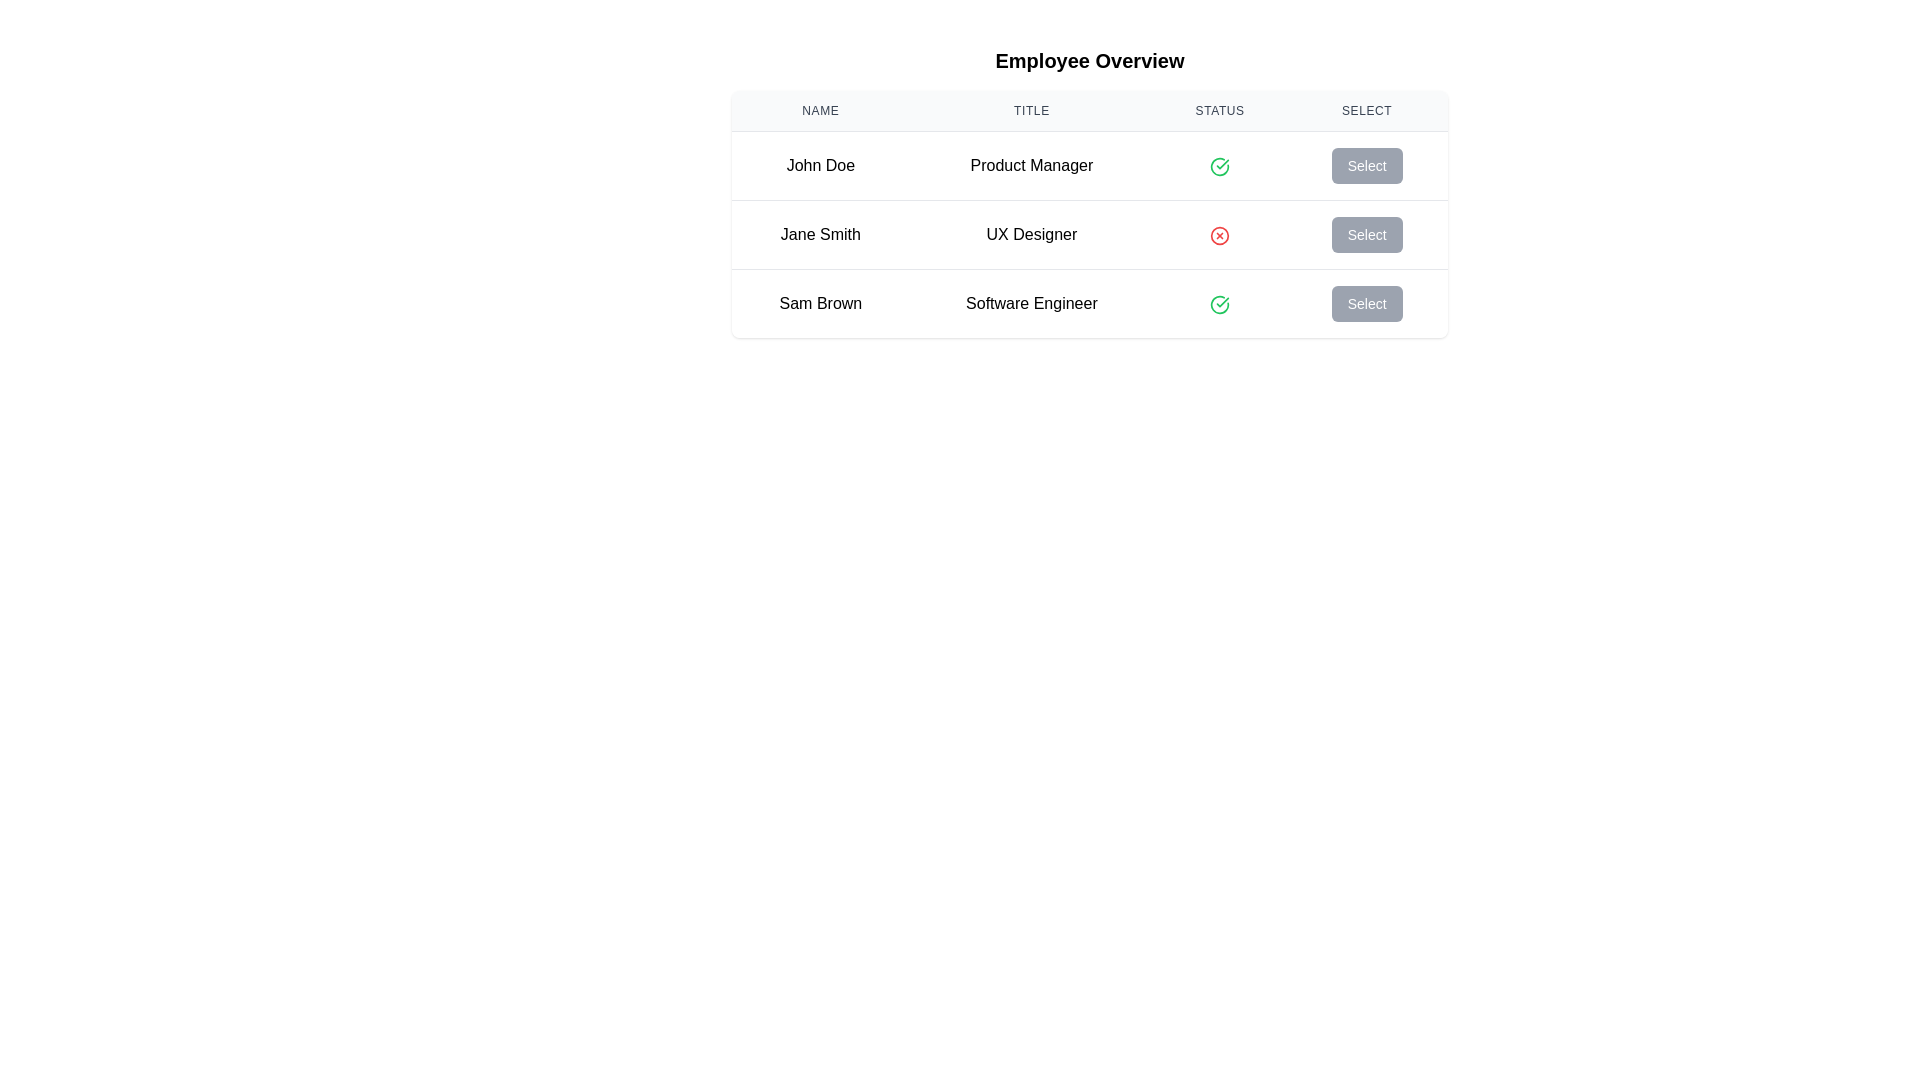  I want to click on the Decorative status indicator, which is the circular outer part of the icon under the 'STATUS' column for user 'Jane Smith', the UX Designer, so click(1219, 234).